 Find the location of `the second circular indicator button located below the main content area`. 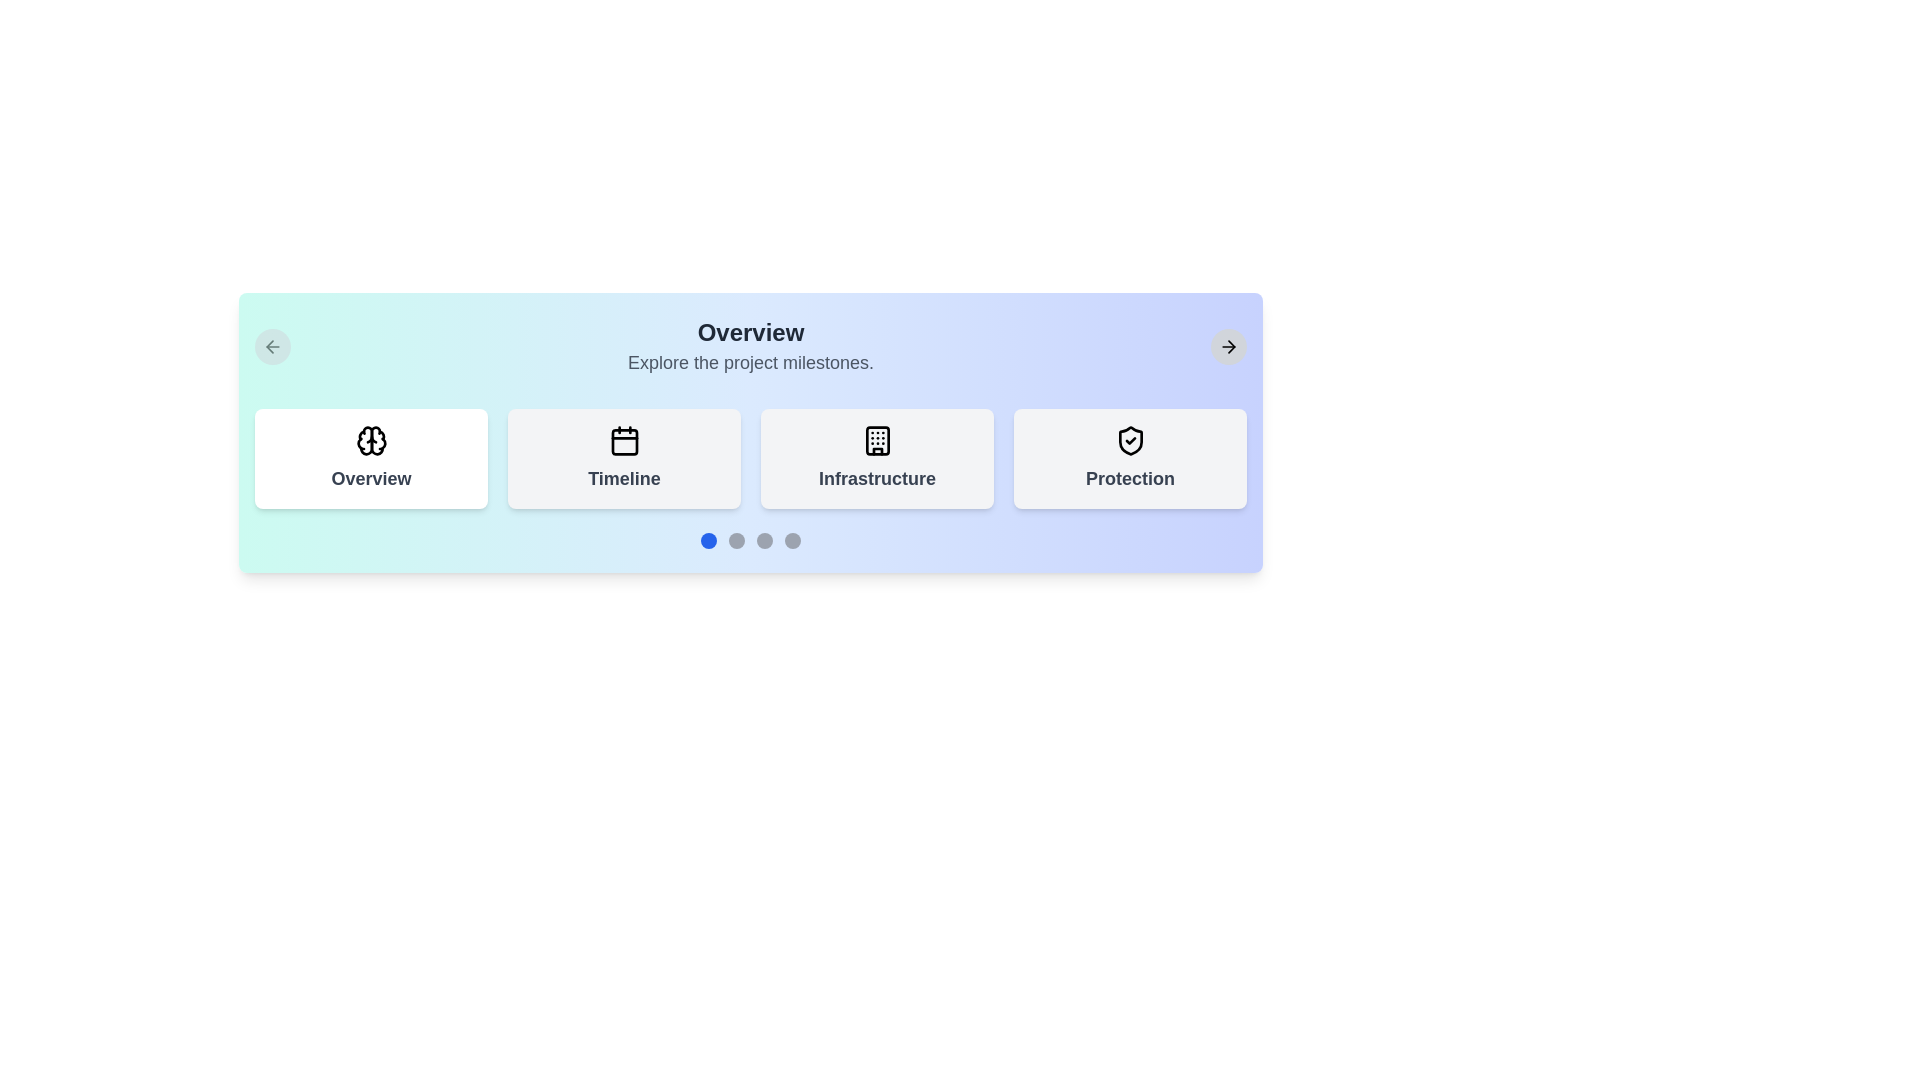

the second circular indicator button located below the main content area is located at coordinates (736, 540).